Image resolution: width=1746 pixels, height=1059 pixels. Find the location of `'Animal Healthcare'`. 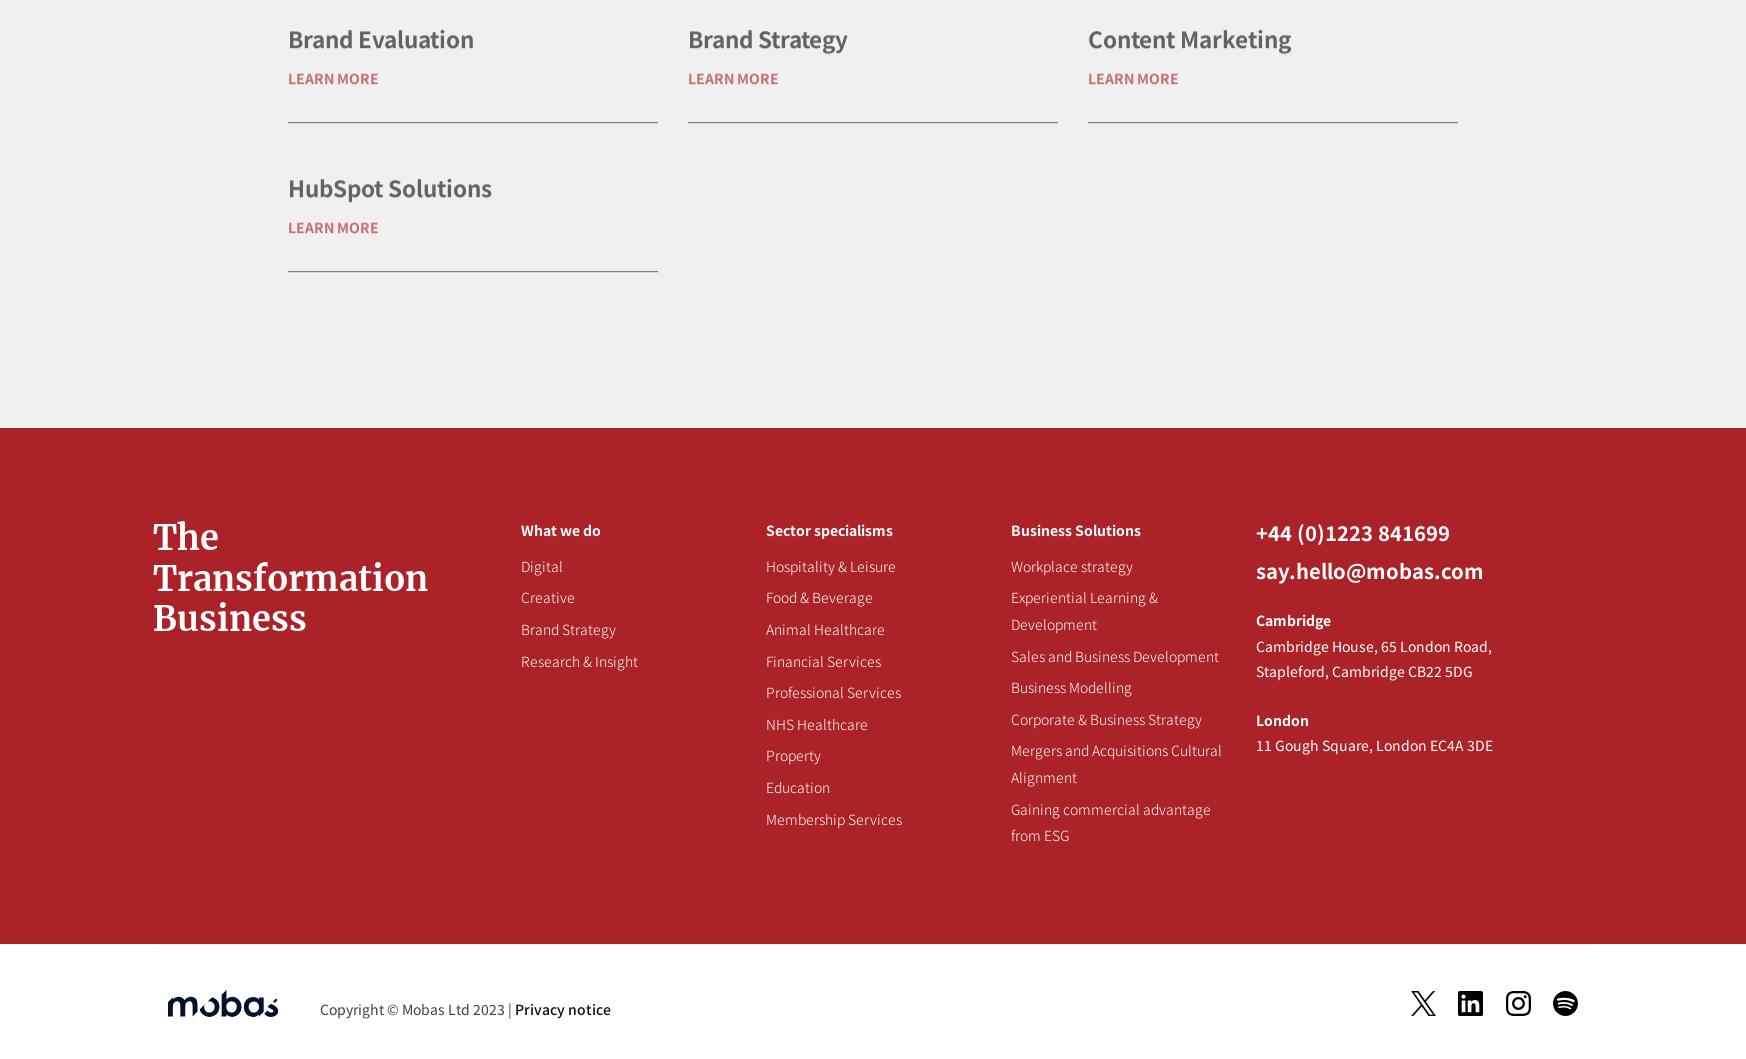

'Animal Healthcare' is located at coordinates (824, 626).